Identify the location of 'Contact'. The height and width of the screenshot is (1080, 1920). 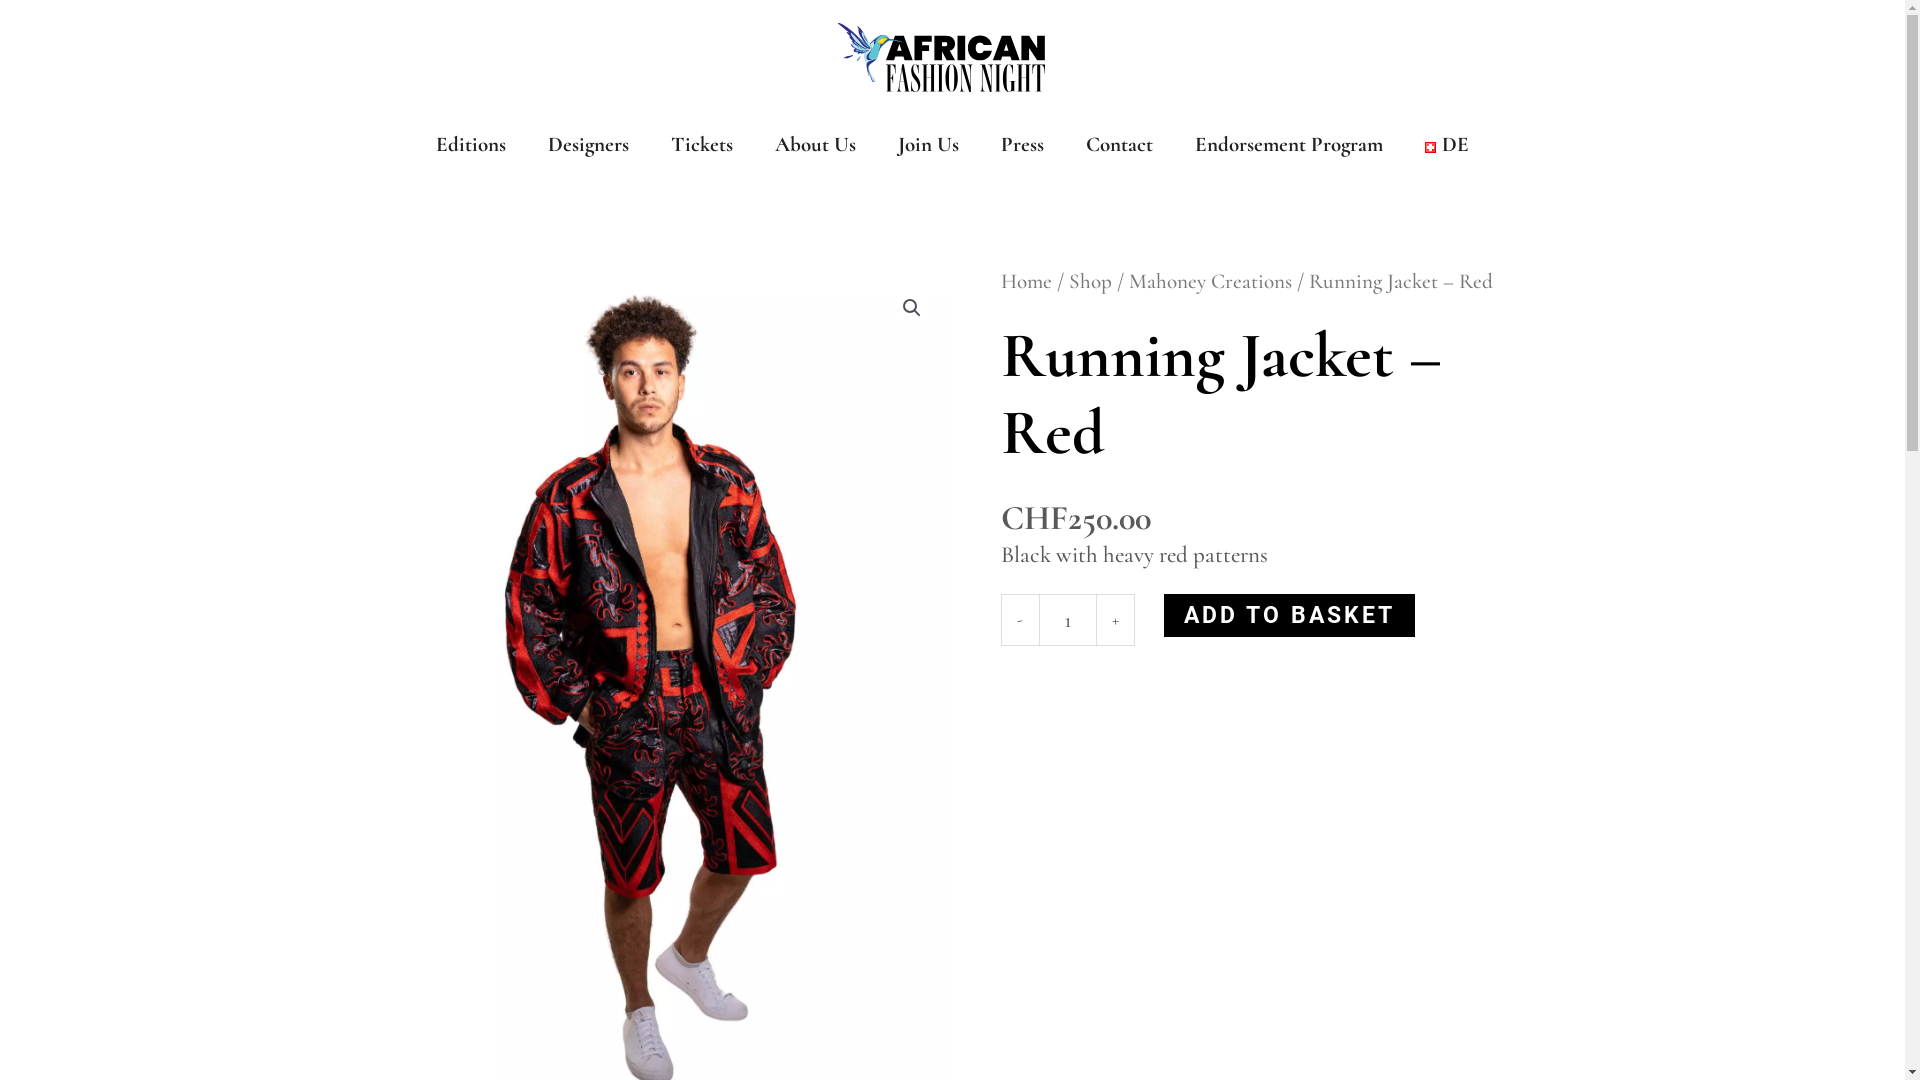
(1118, 144).